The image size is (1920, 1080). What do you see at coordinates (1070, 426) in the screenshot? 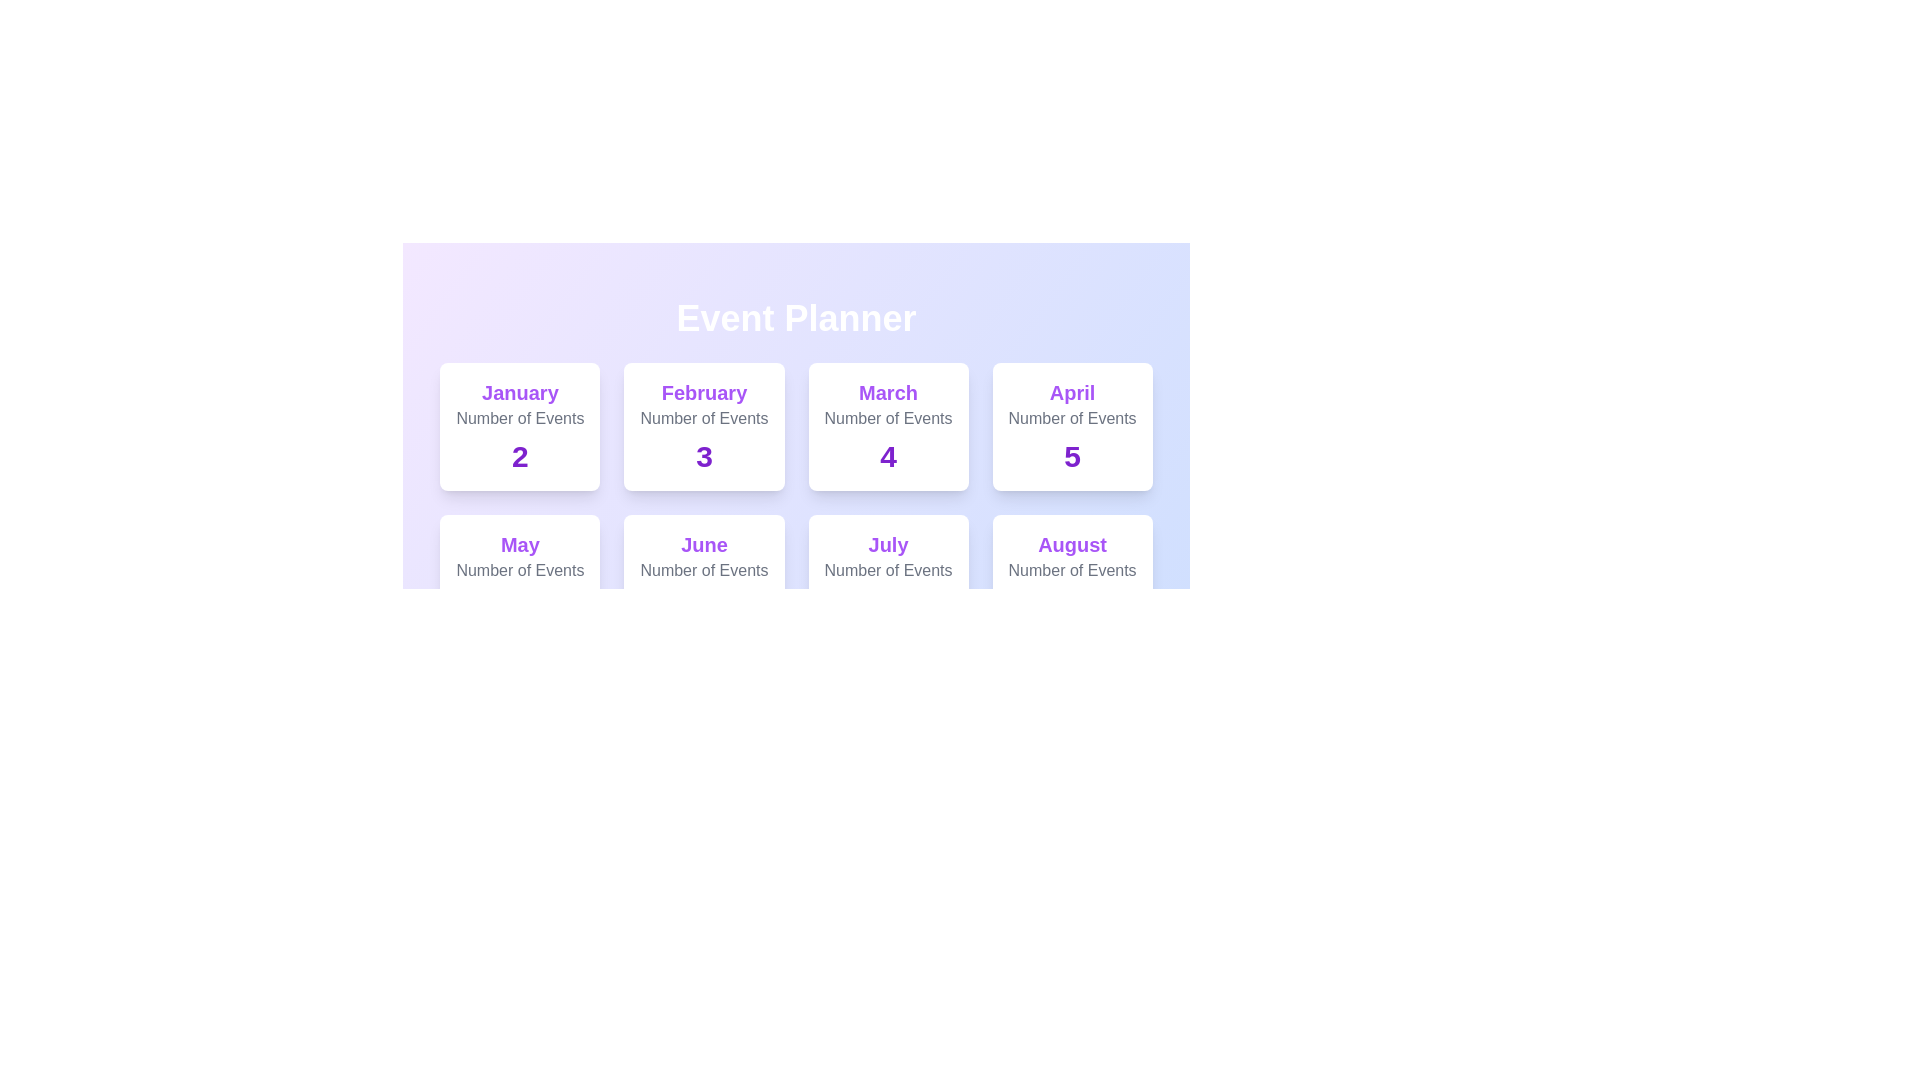
I see `the card for April` at bounding box center [1070, 426].